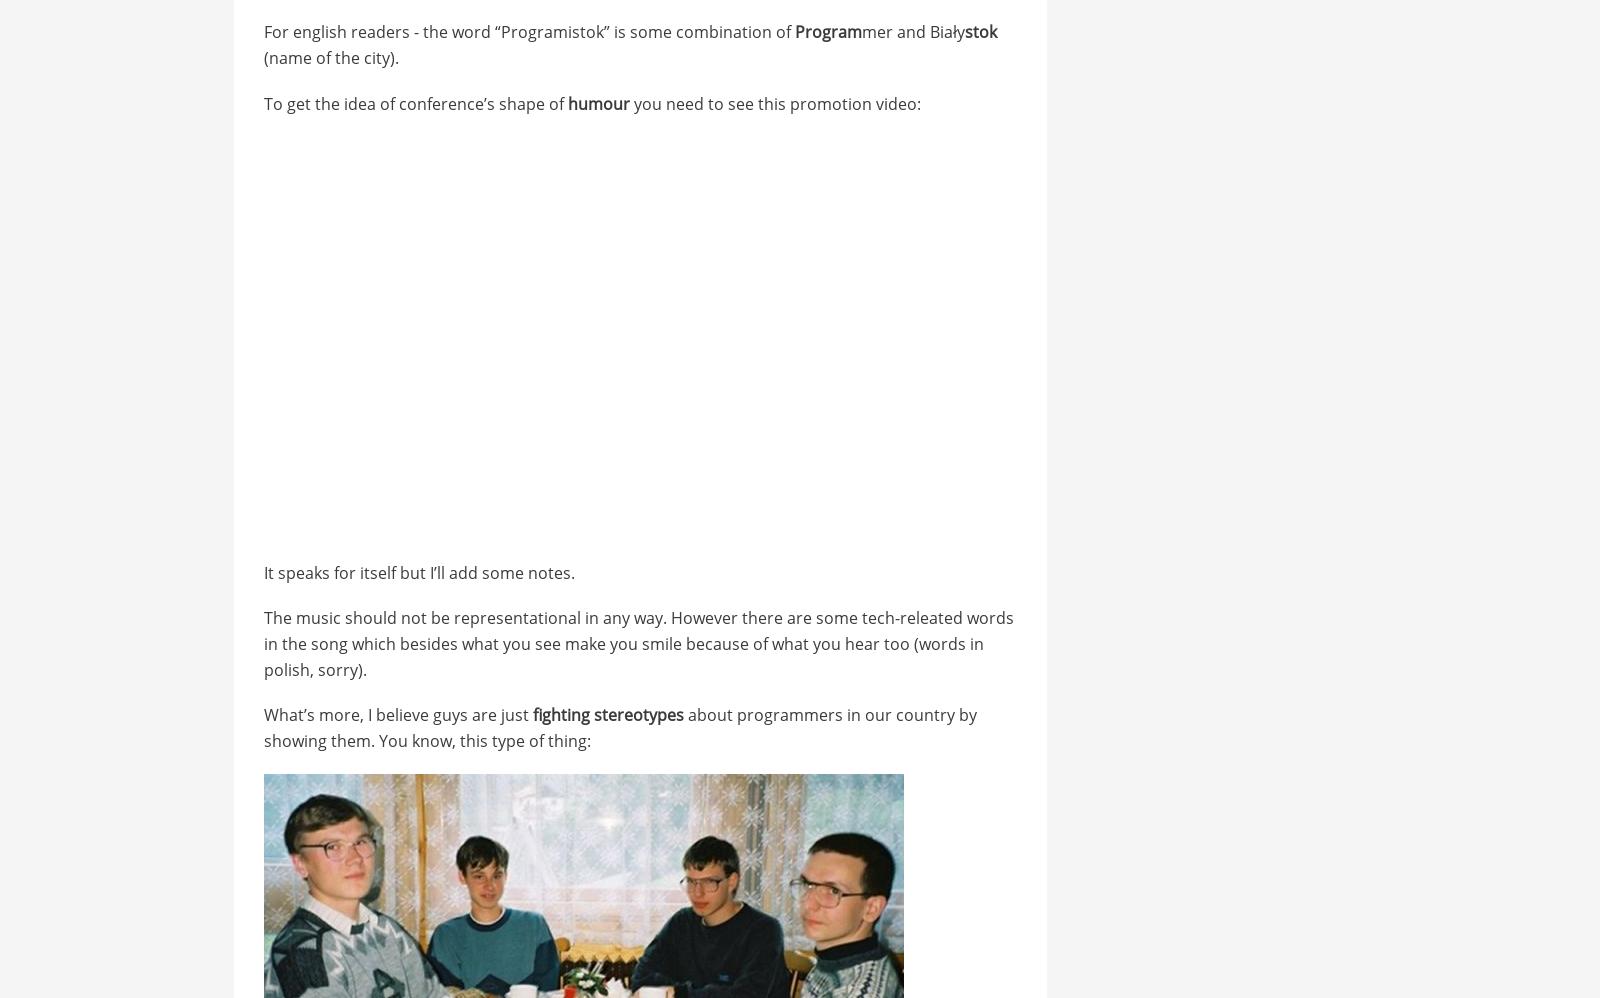 The height and width of the screenshot is (998, 1600). What do you see at coordinates (911, 32) in the screenshot?
I see `'mer and Biały'` at bounding box center [911, 32].